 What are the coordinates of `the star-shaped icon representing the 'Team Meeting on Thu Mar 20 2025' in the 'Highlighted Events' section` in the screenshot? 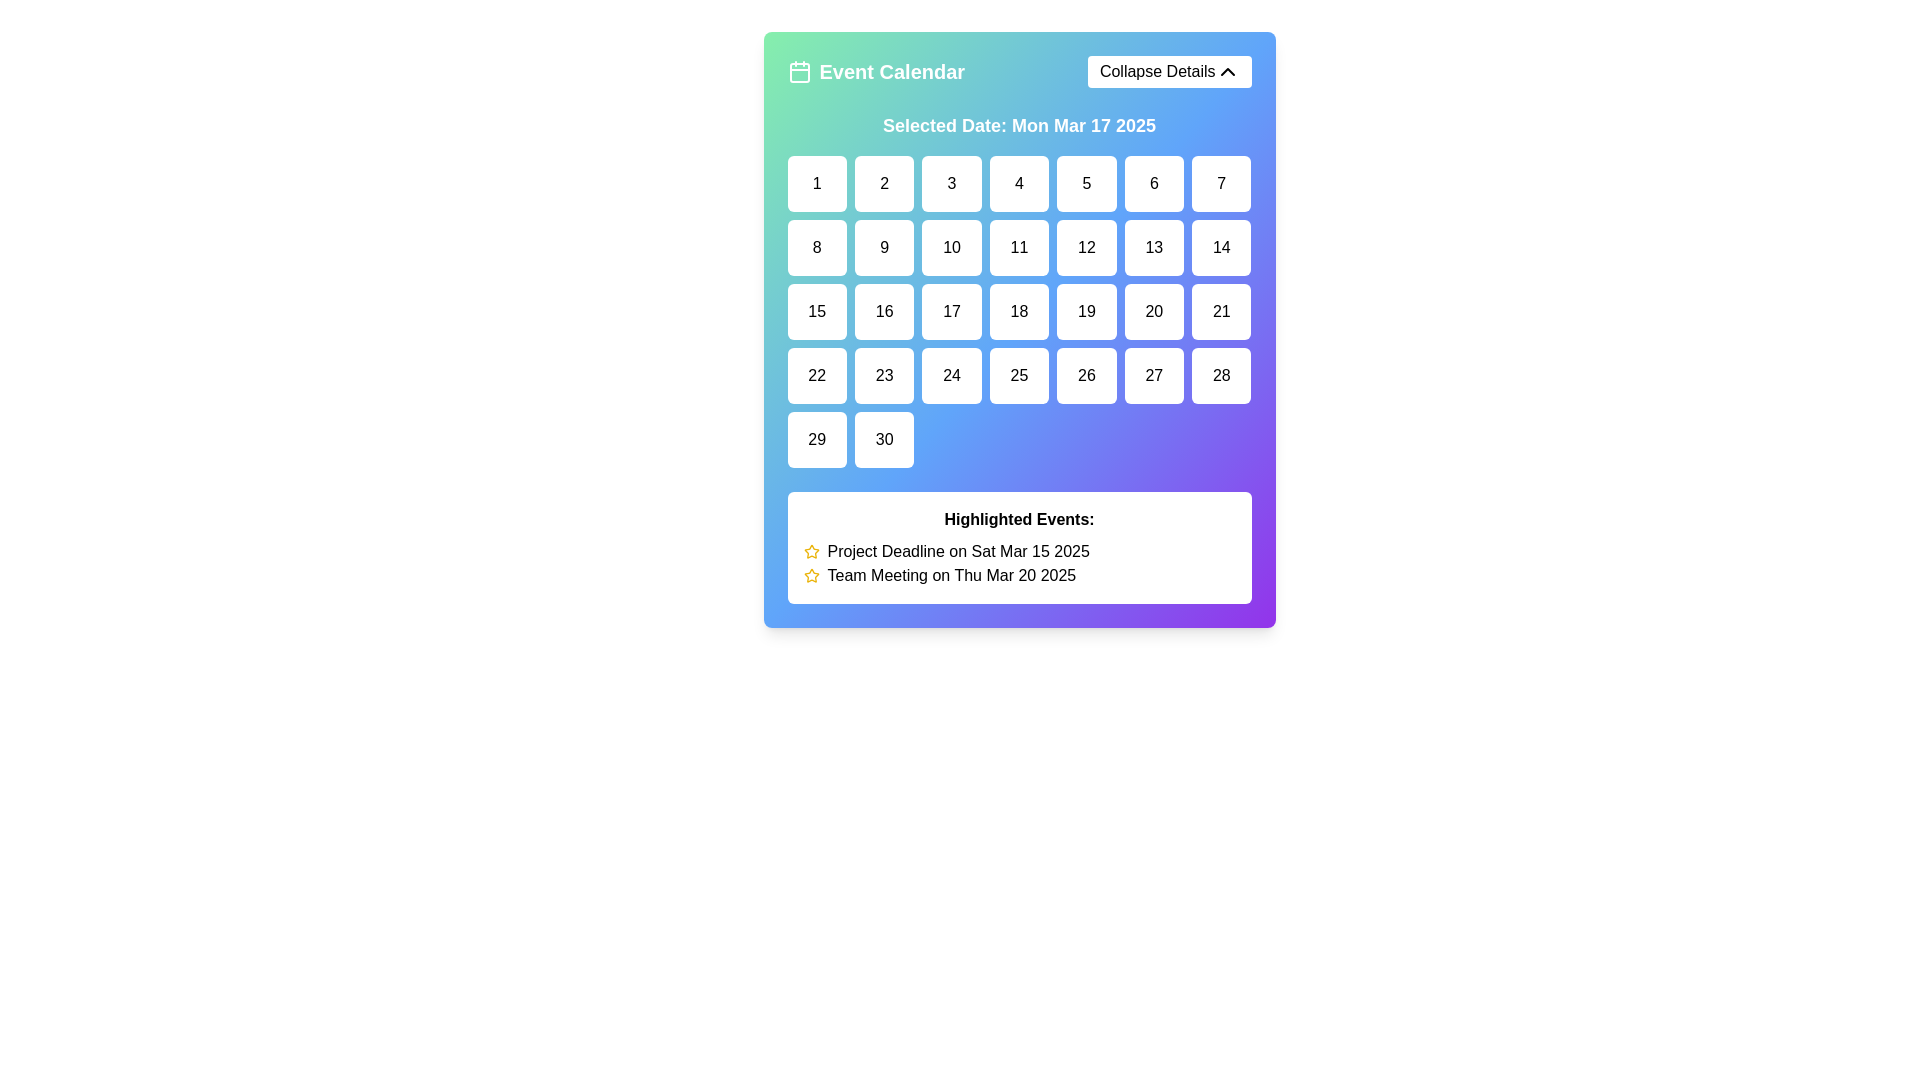 It's located at (811, 551).